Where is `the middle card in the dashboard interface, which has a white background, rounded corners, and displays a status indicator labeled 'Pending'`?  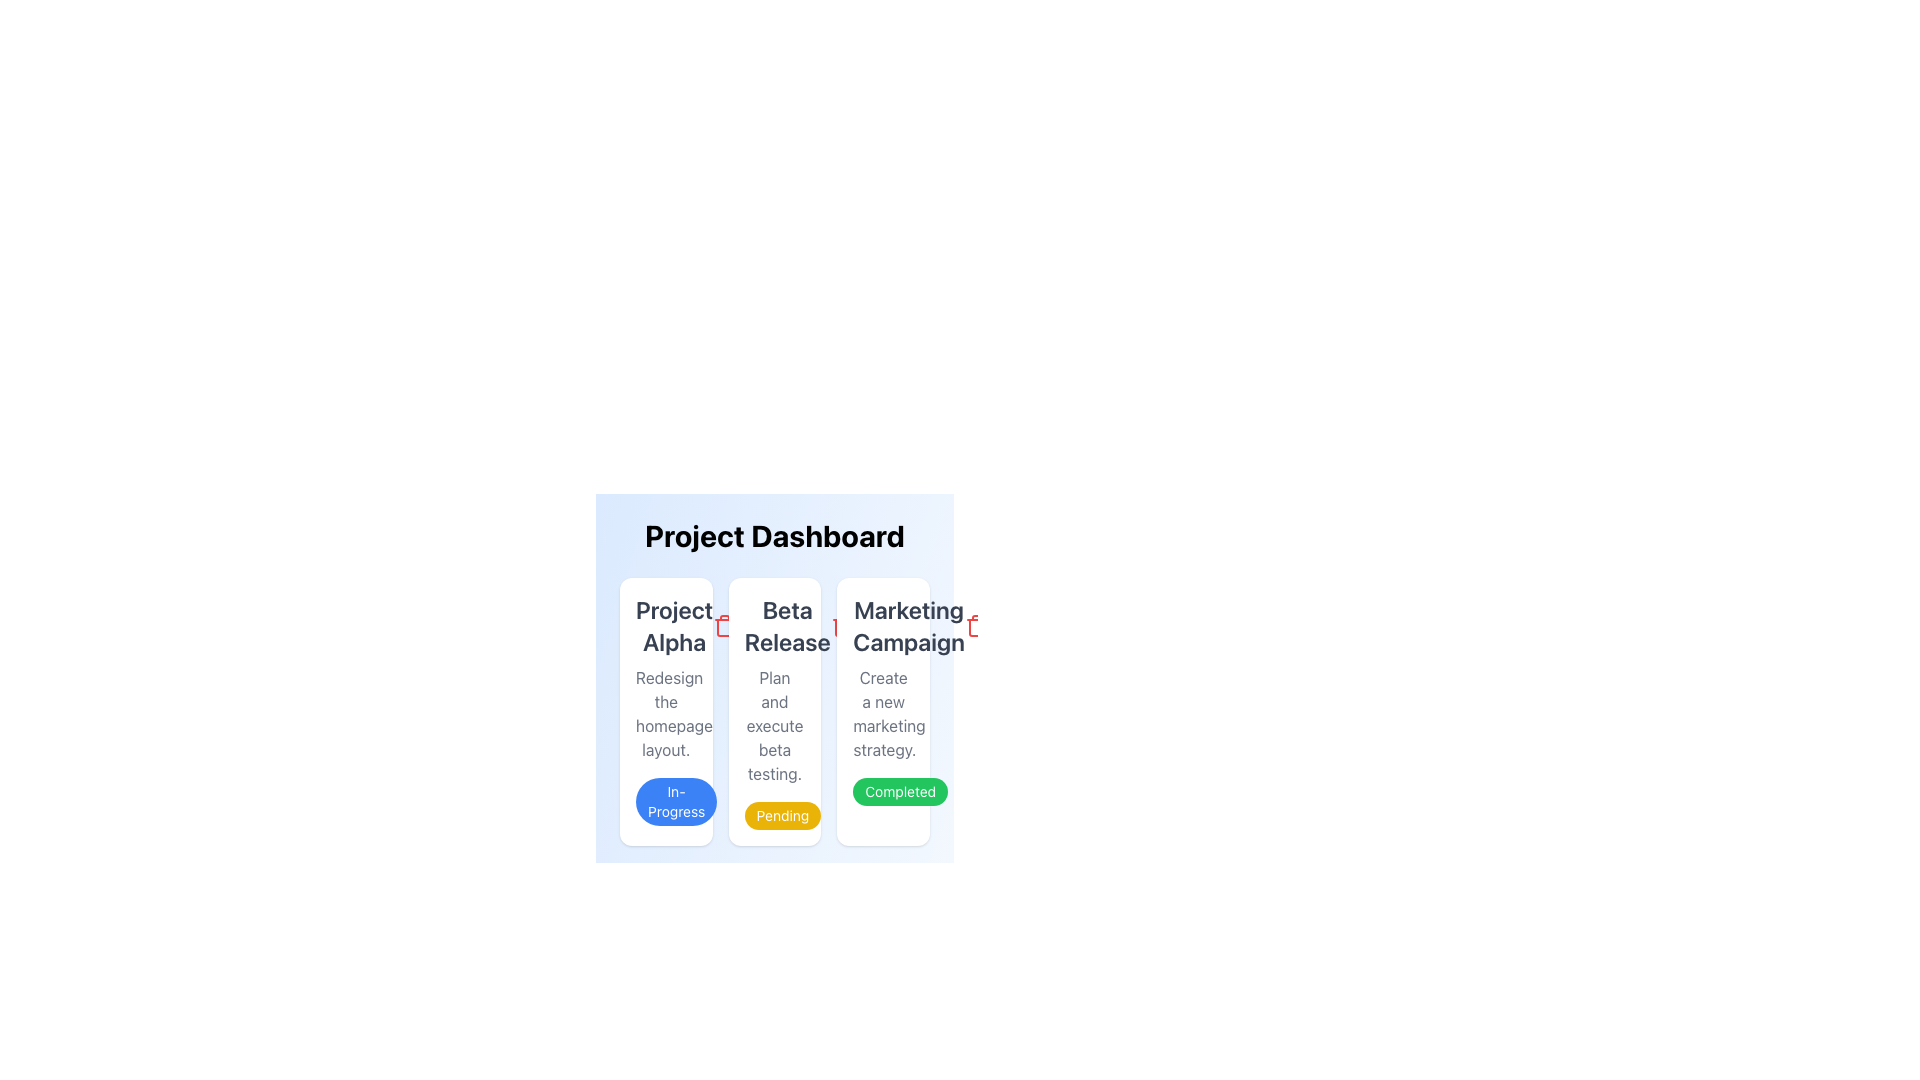
the middle card in the dashboard interface, which has a white background, rounded corners, and displays a status indicator labeled 'Pending' is located at coordinates (773, 666).